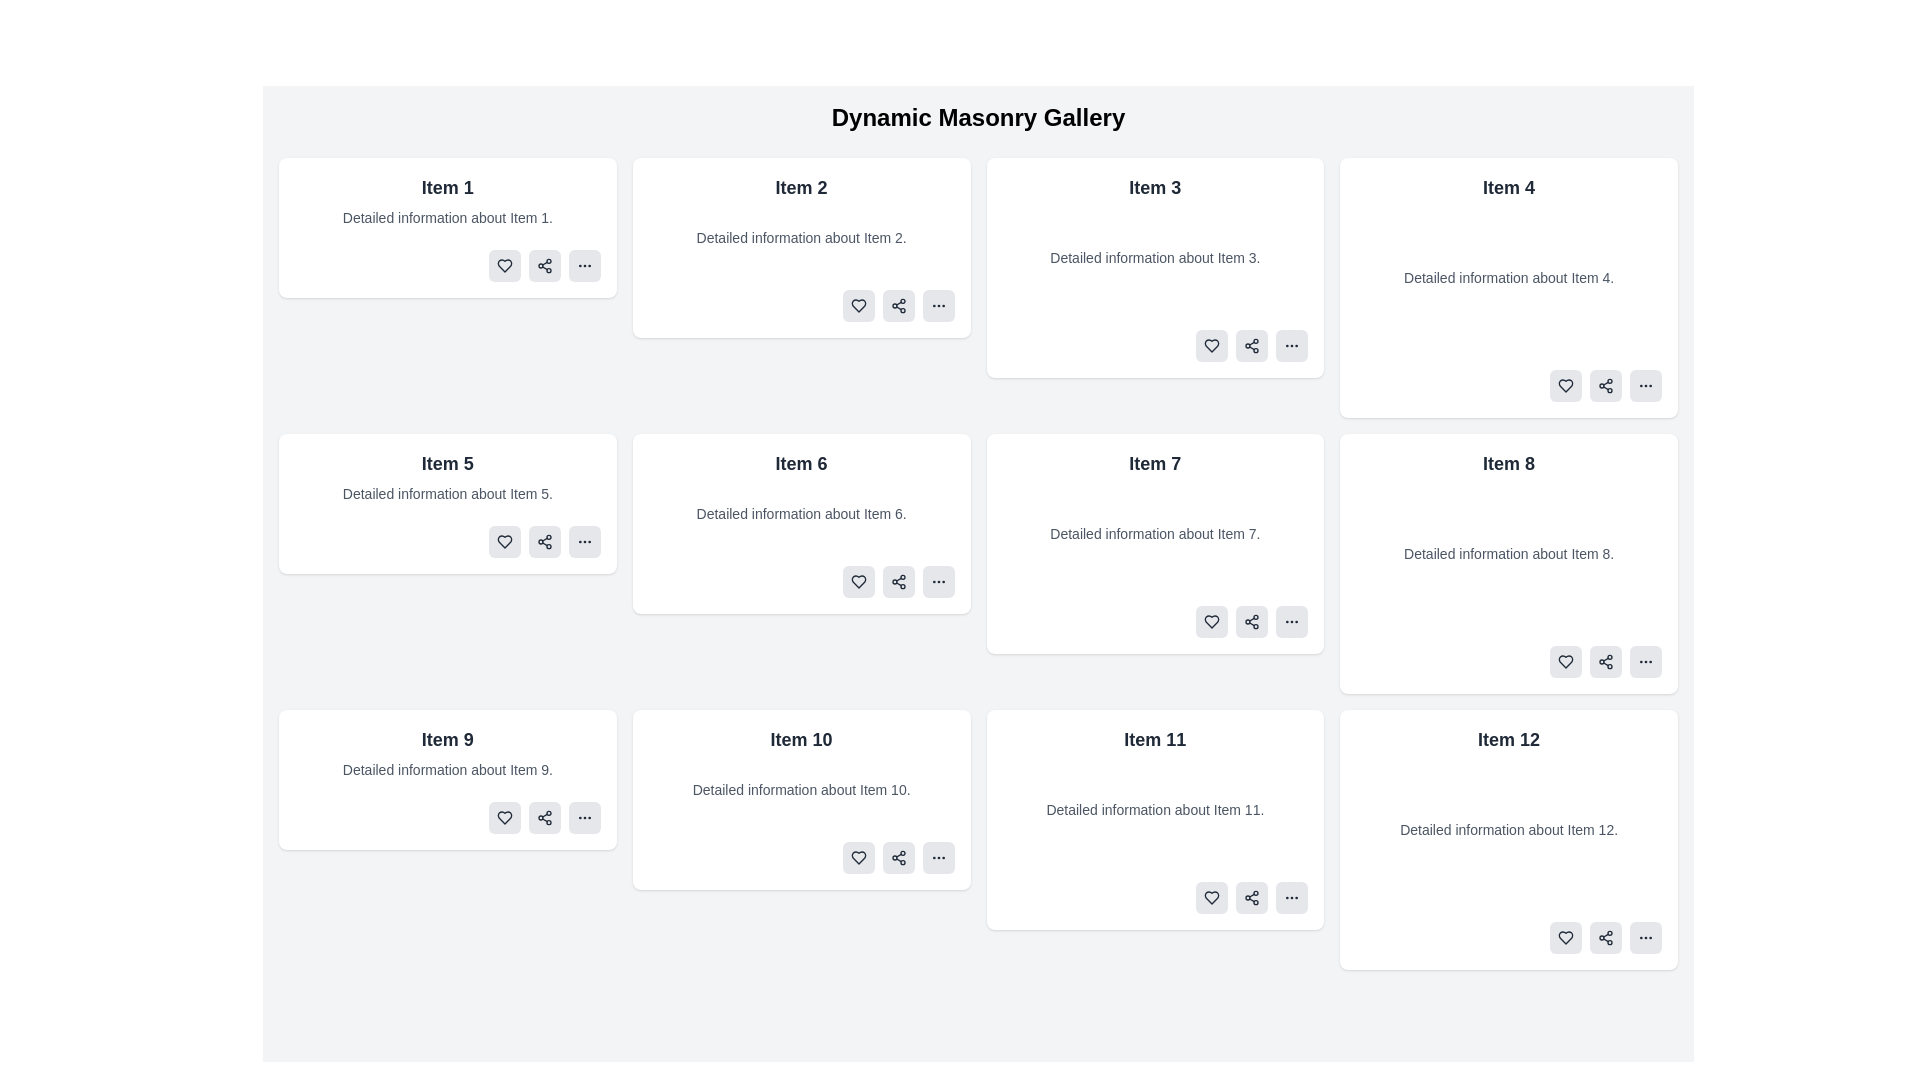 The height and width of the screenshot is (1080, 1920). I want to click on the heart-shaped icon outlined in gray within the 'Item 12' card to like or favorite the item, so click(1564, 937).